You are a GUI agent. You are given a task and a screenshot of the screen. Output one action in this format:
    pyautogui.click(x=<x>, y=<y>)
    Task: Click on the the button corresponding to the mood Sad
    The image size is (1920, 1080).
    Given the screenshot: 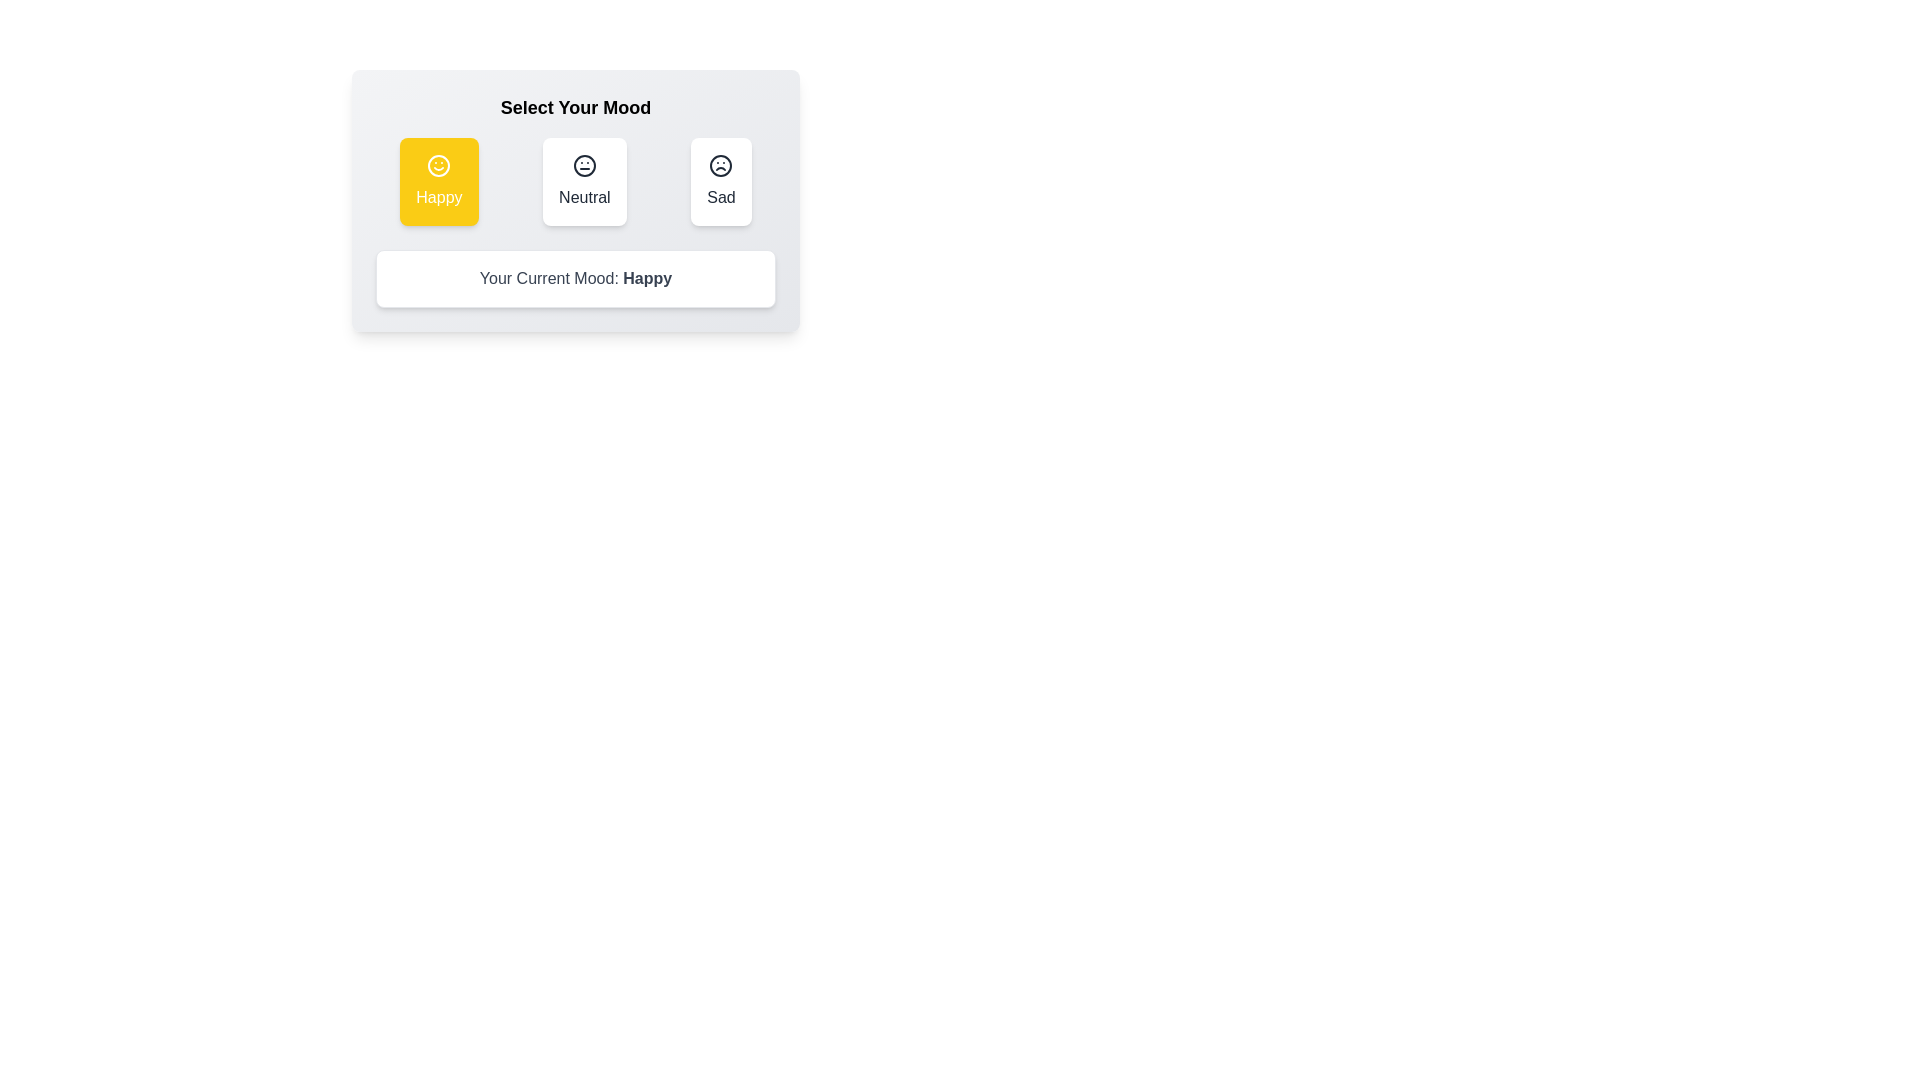 What is the action you would take?
    pyautogui.click(x=720, y=181)
    